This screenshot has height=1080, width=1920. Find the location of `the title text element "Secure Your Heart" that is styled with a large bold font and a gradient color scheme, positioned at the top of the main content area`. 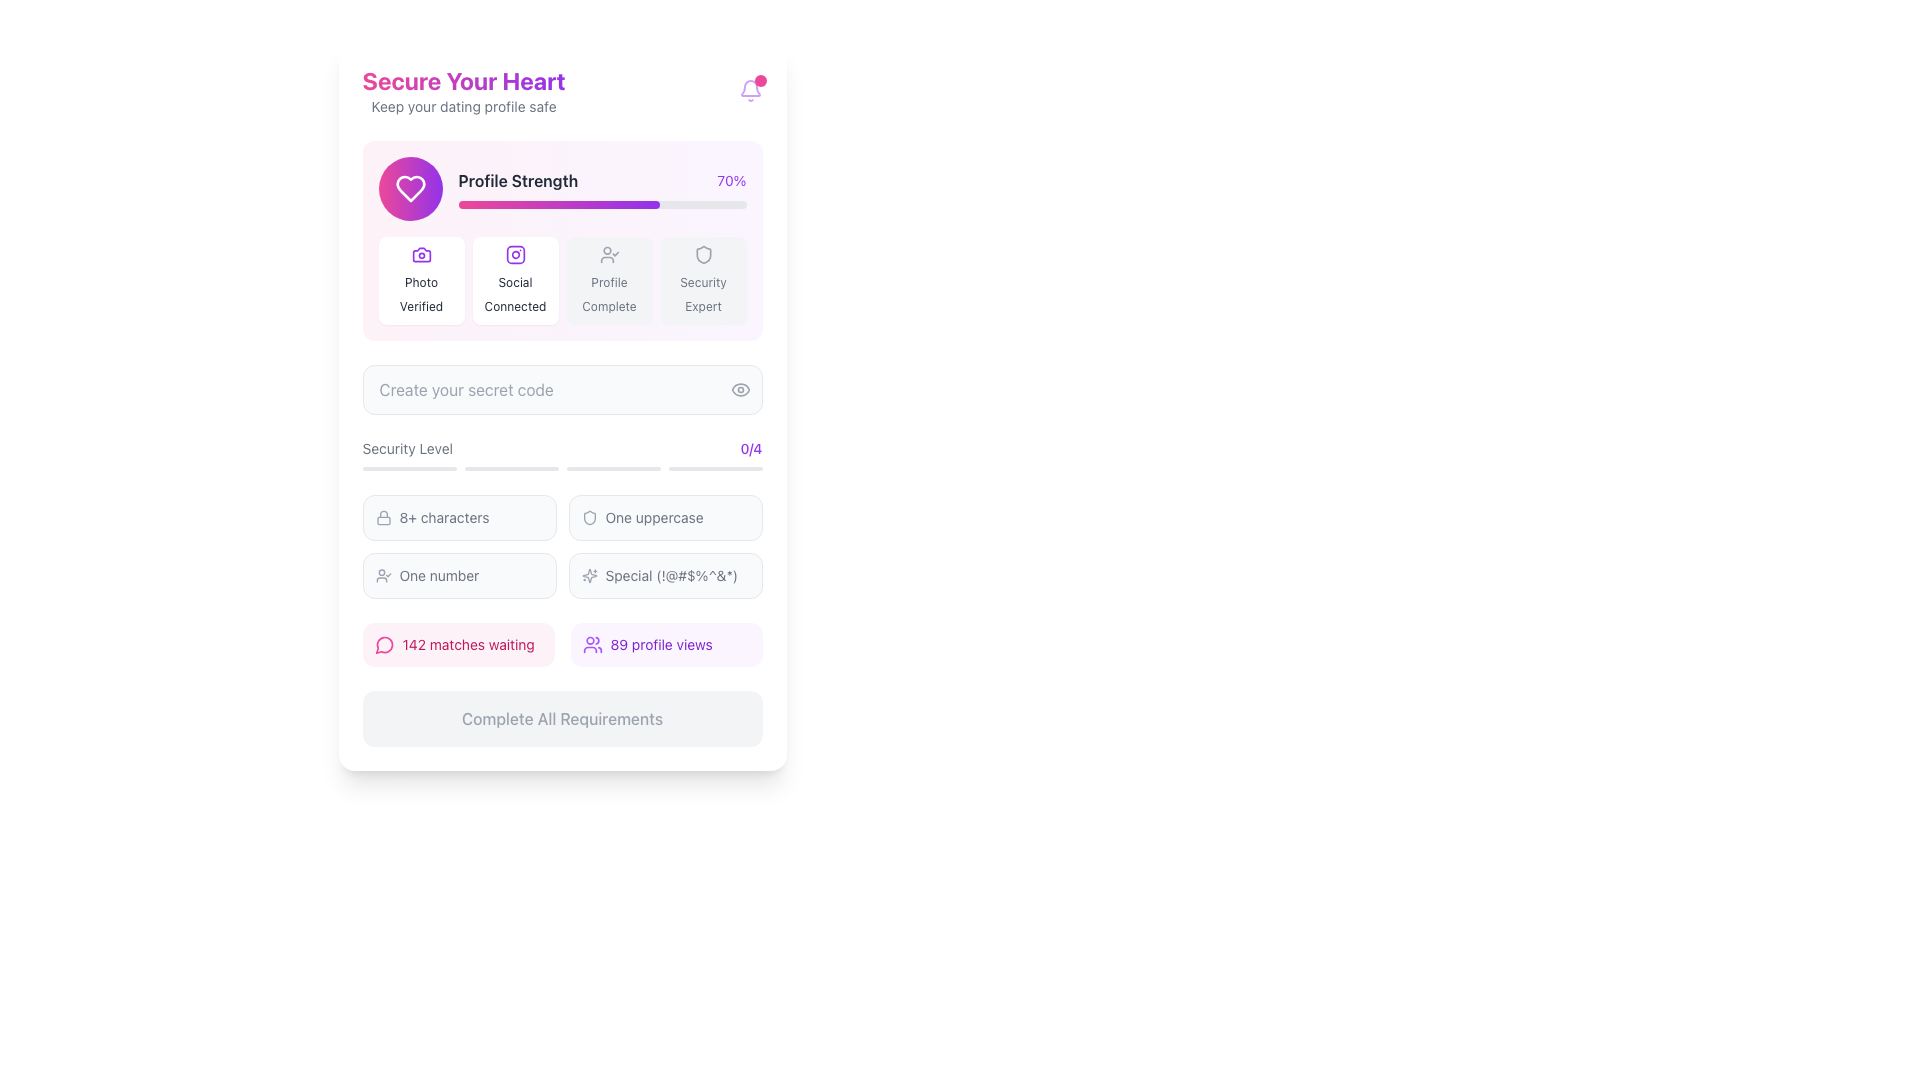

the title text element "Secure Your Heart" that is styled with a large bold font and a gradient color scheme, positioned at the top of the main content area is located at coordinates (463, 80).